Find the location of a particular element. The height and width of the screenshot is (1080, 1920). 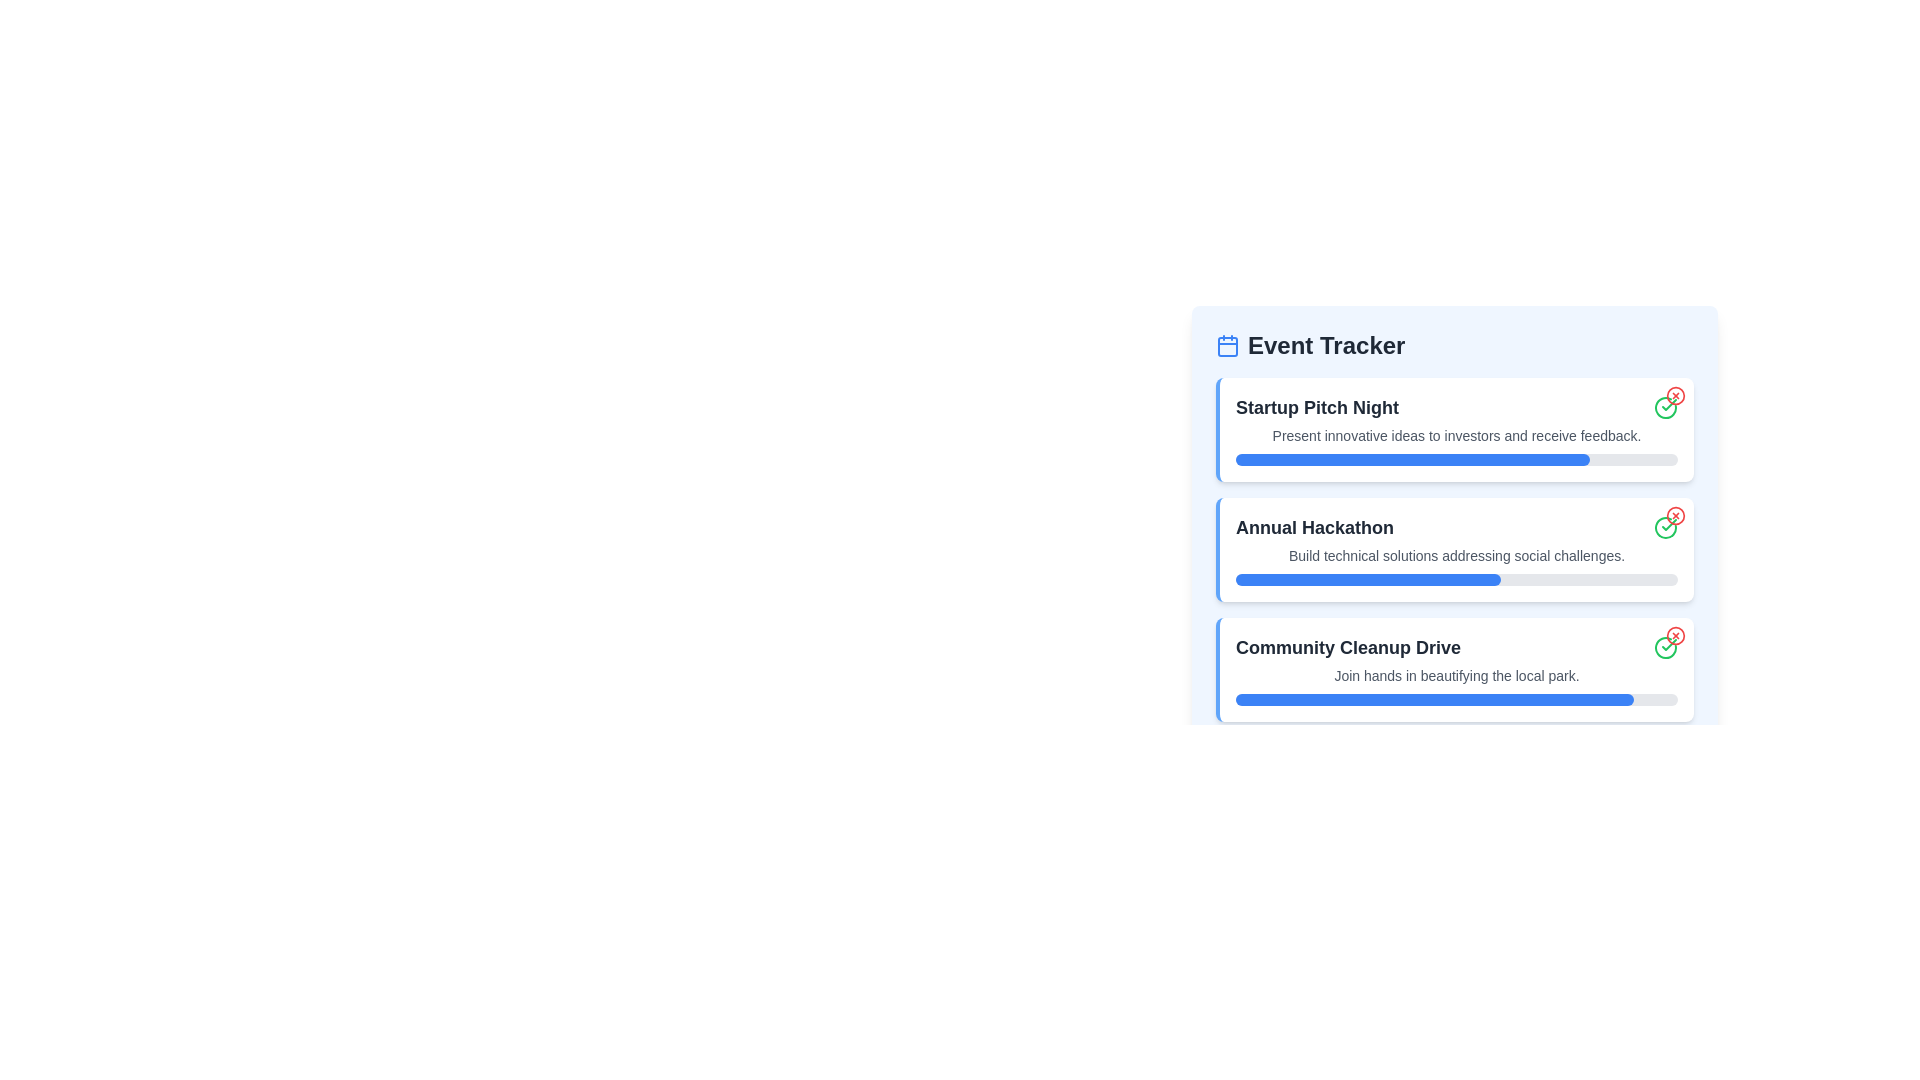

event details displayed on the 'Annual Hackathon' card, which is the second card in a vertical list of three similar cards is located at coordinates (1454, 550).